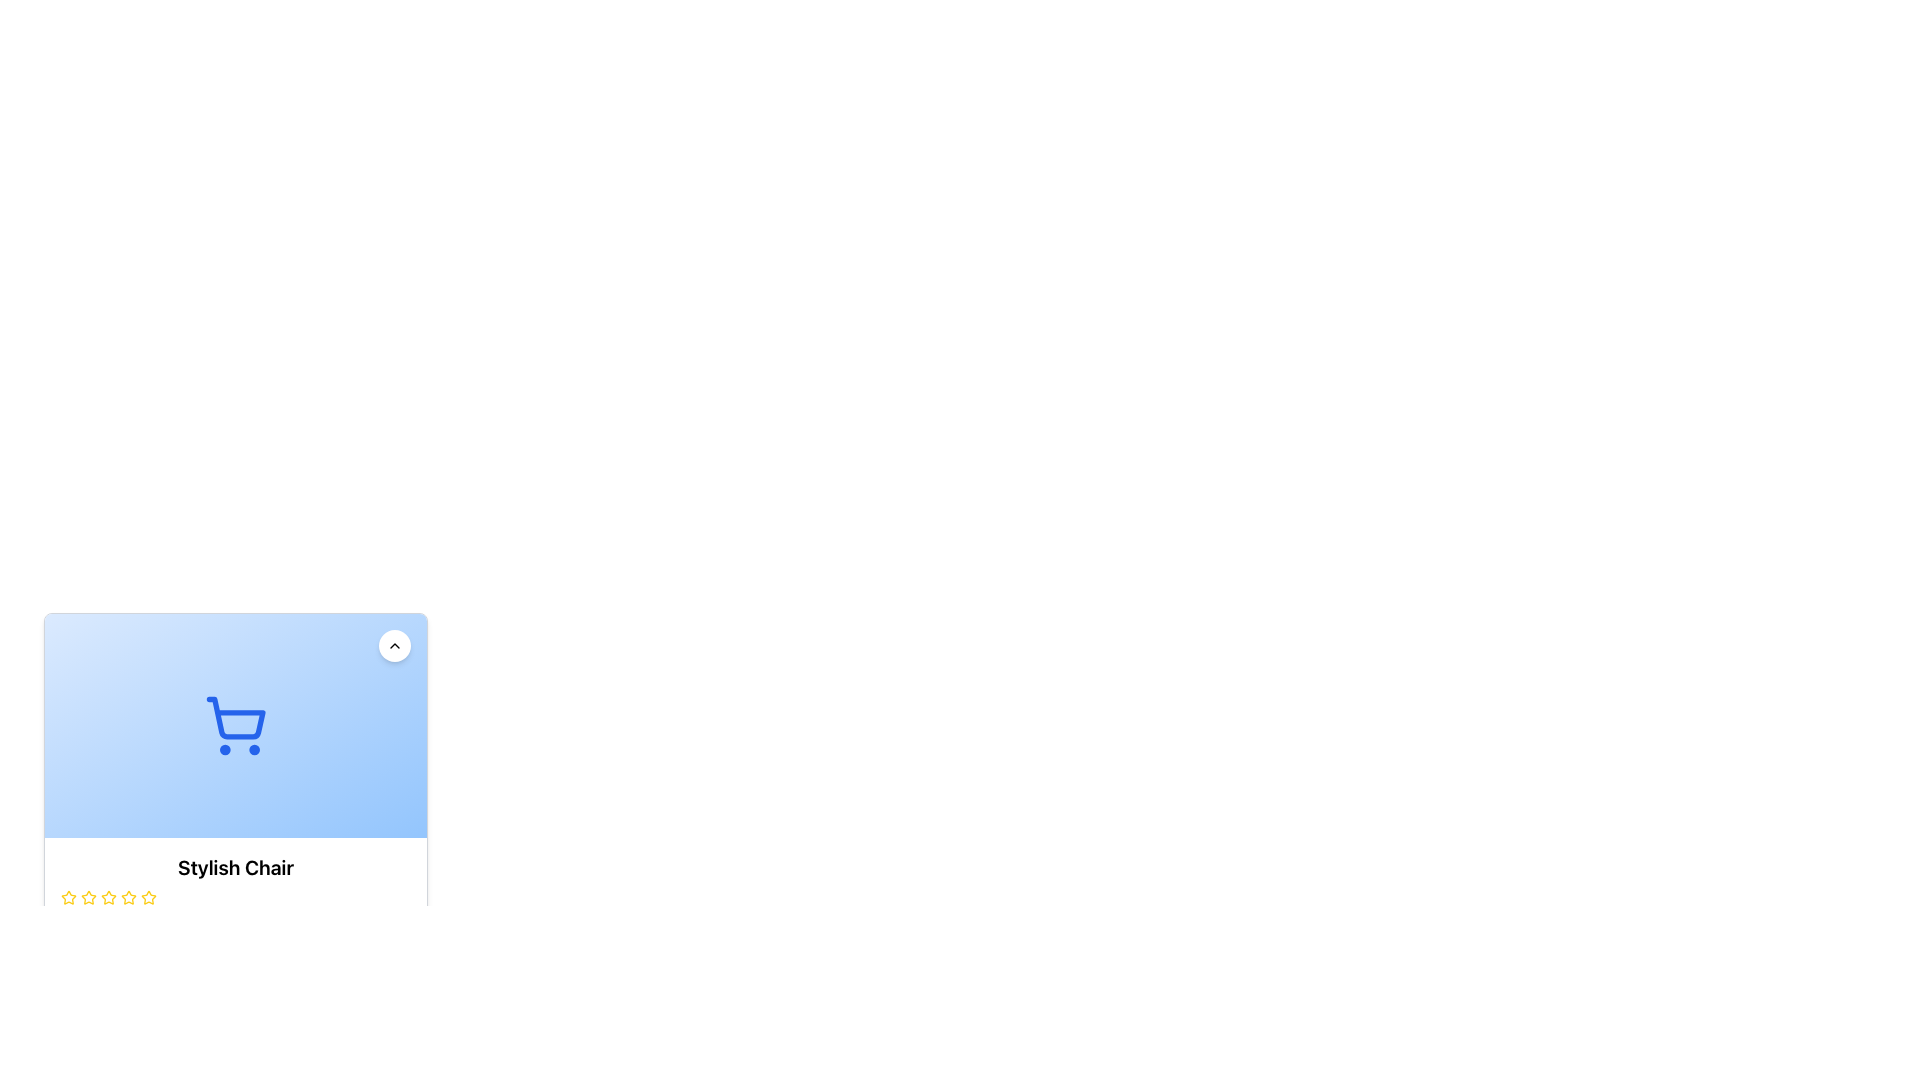 The image size is (1920, 1080). What do you see at coordinates (88, 896) in the screenshot?
I see `the non-interactive decorative star icon representing a rating system located beneath the text 'Stylish Chair' in the card component` at bounding box center [88, 896].